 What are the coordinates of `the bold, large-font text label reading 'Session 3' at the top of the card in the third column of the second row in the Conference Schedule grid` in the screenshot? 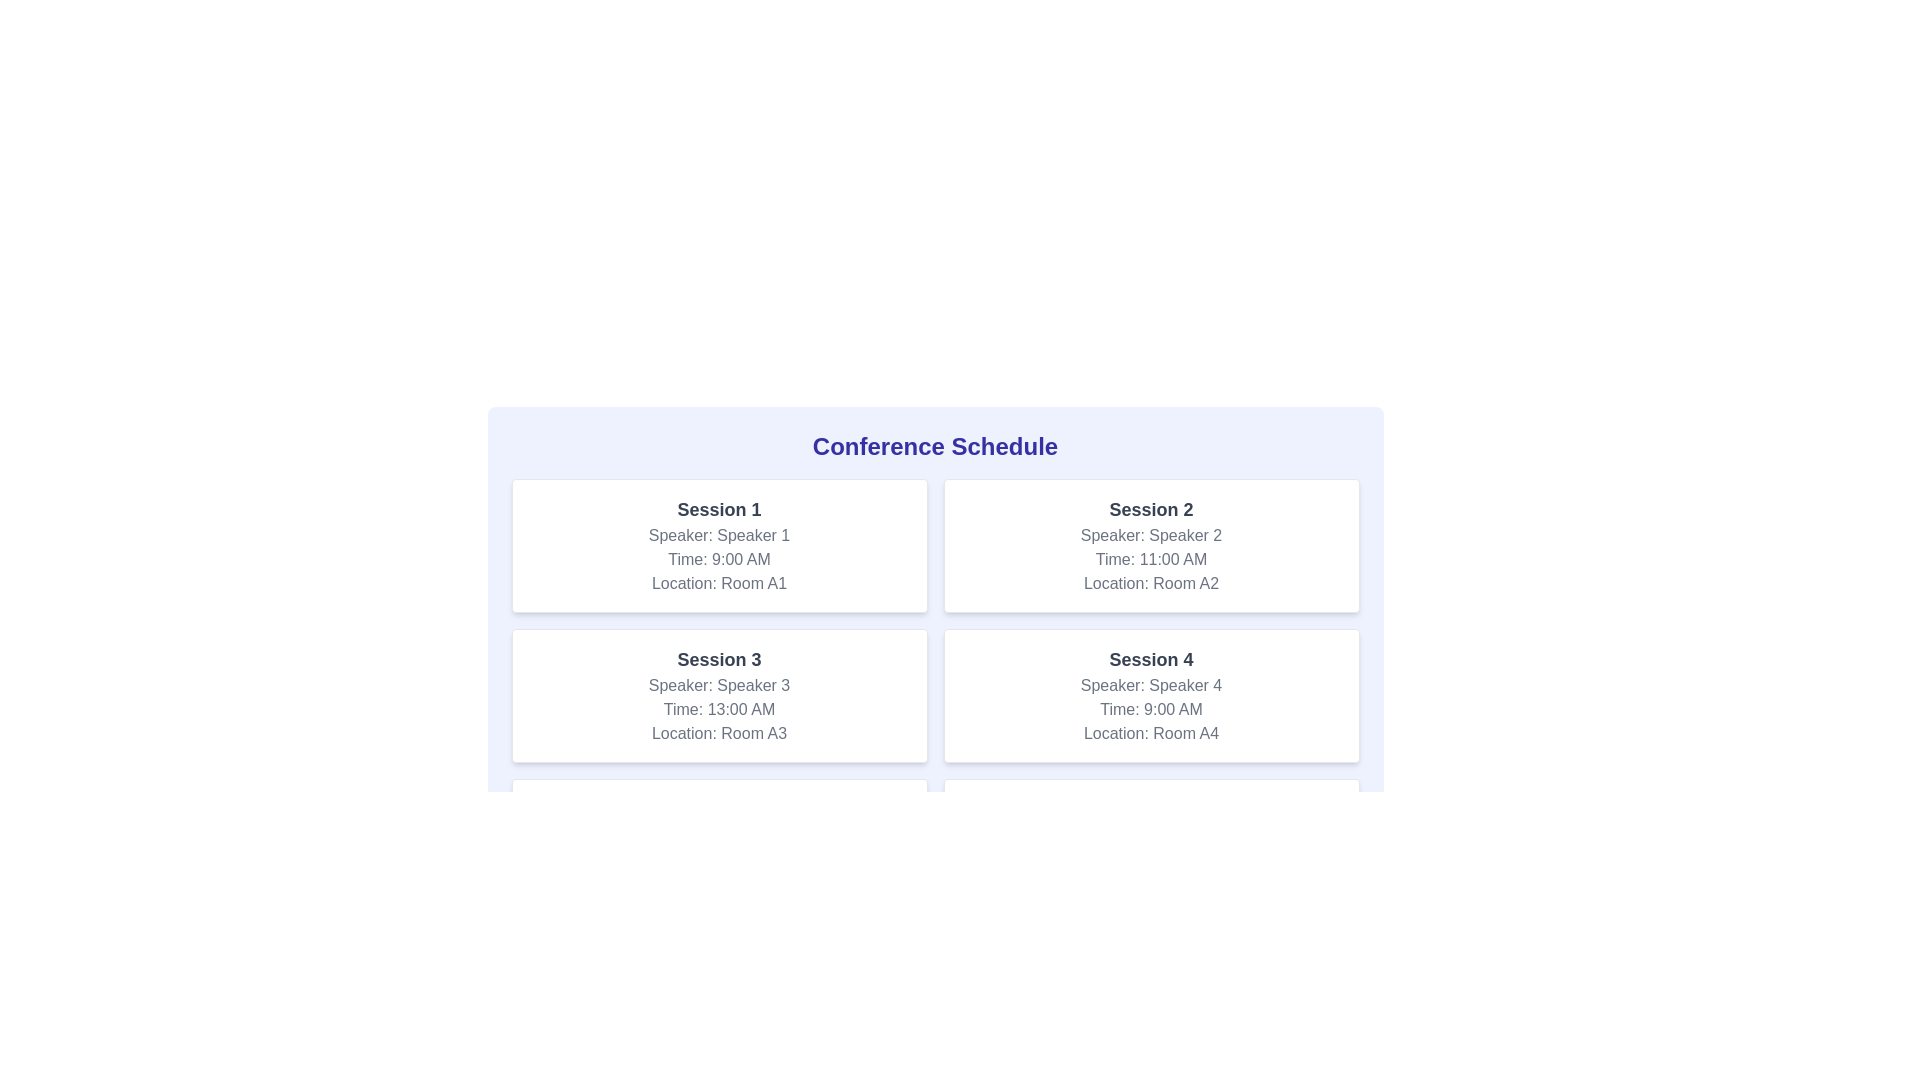 It's located at (719, 659).